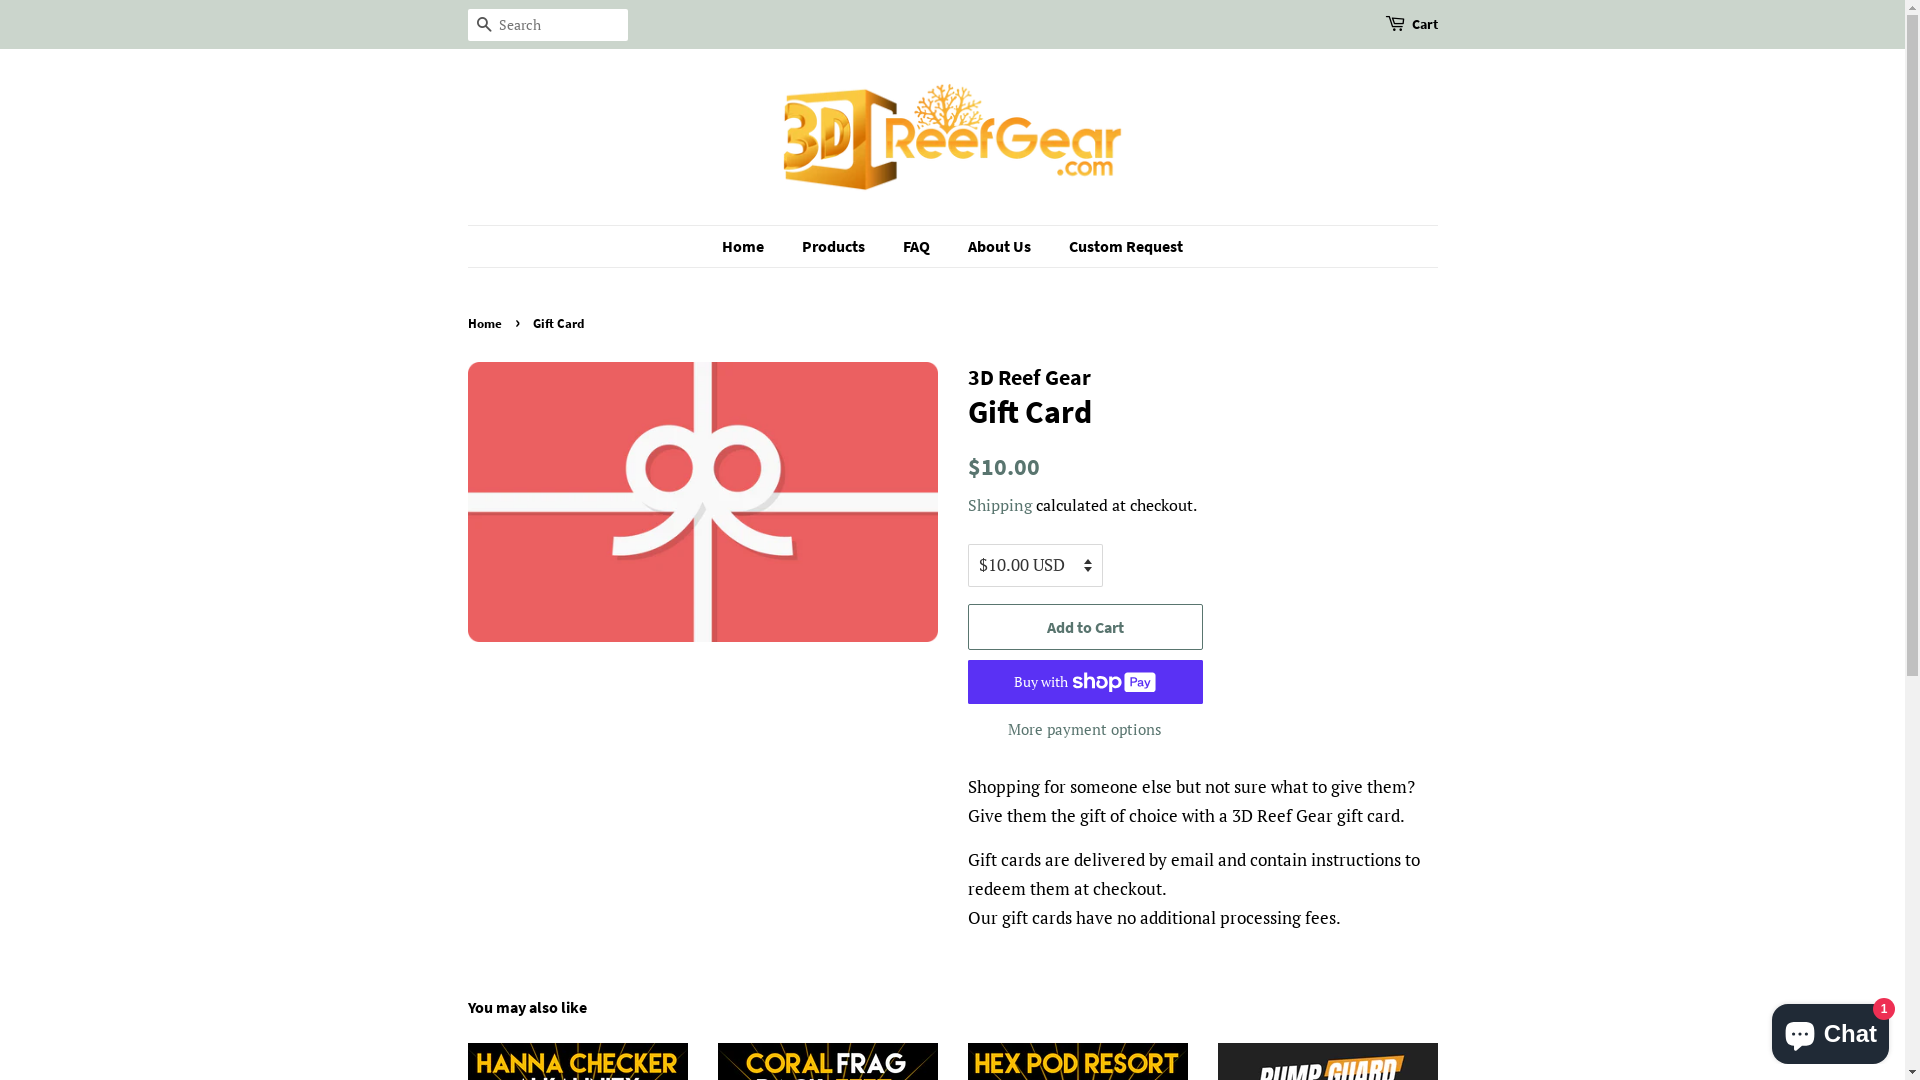 The height and width of the screenshot is (1080, 1920). Describe the element at coordinates (1830, 1029) in the screenshot. I see `'Shopify online store chat'` at that location.